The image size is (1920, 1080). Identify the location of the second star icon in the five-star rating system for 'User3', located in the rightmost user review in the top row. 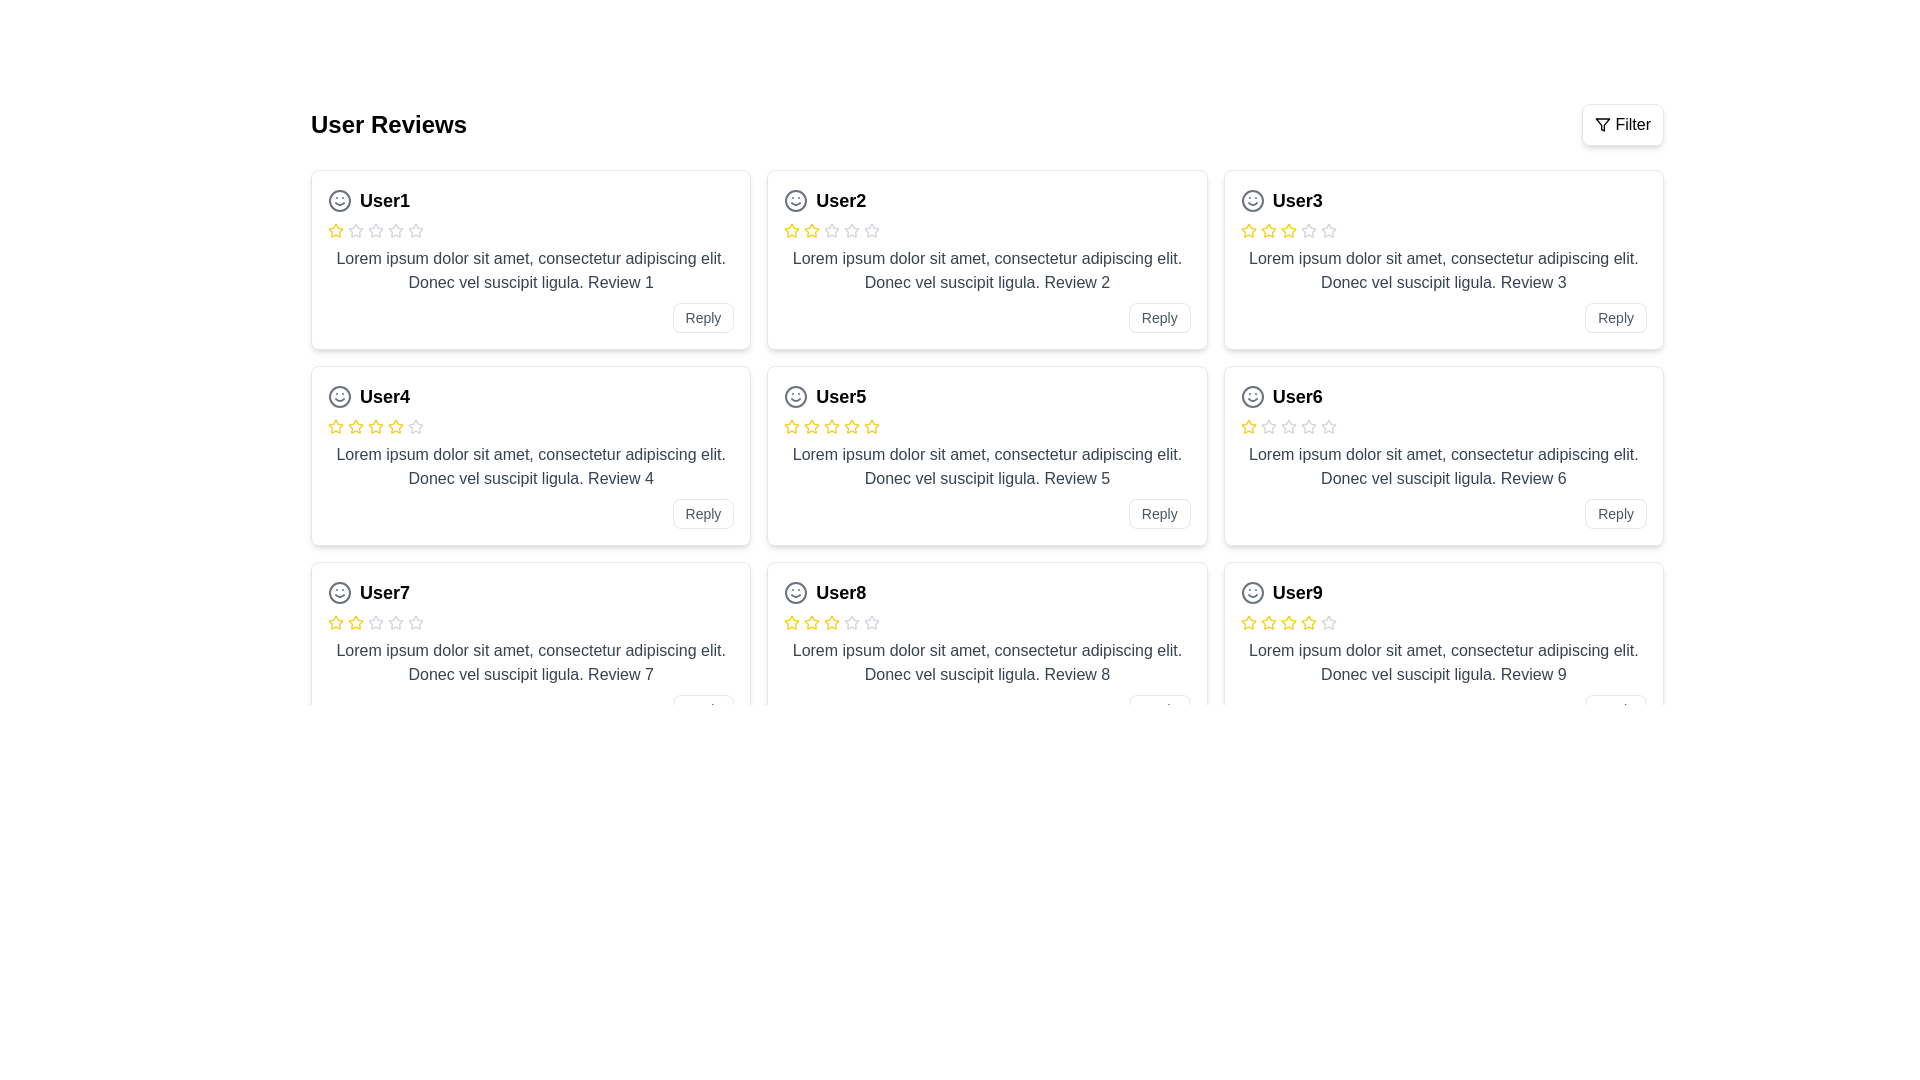
(1247, 229).